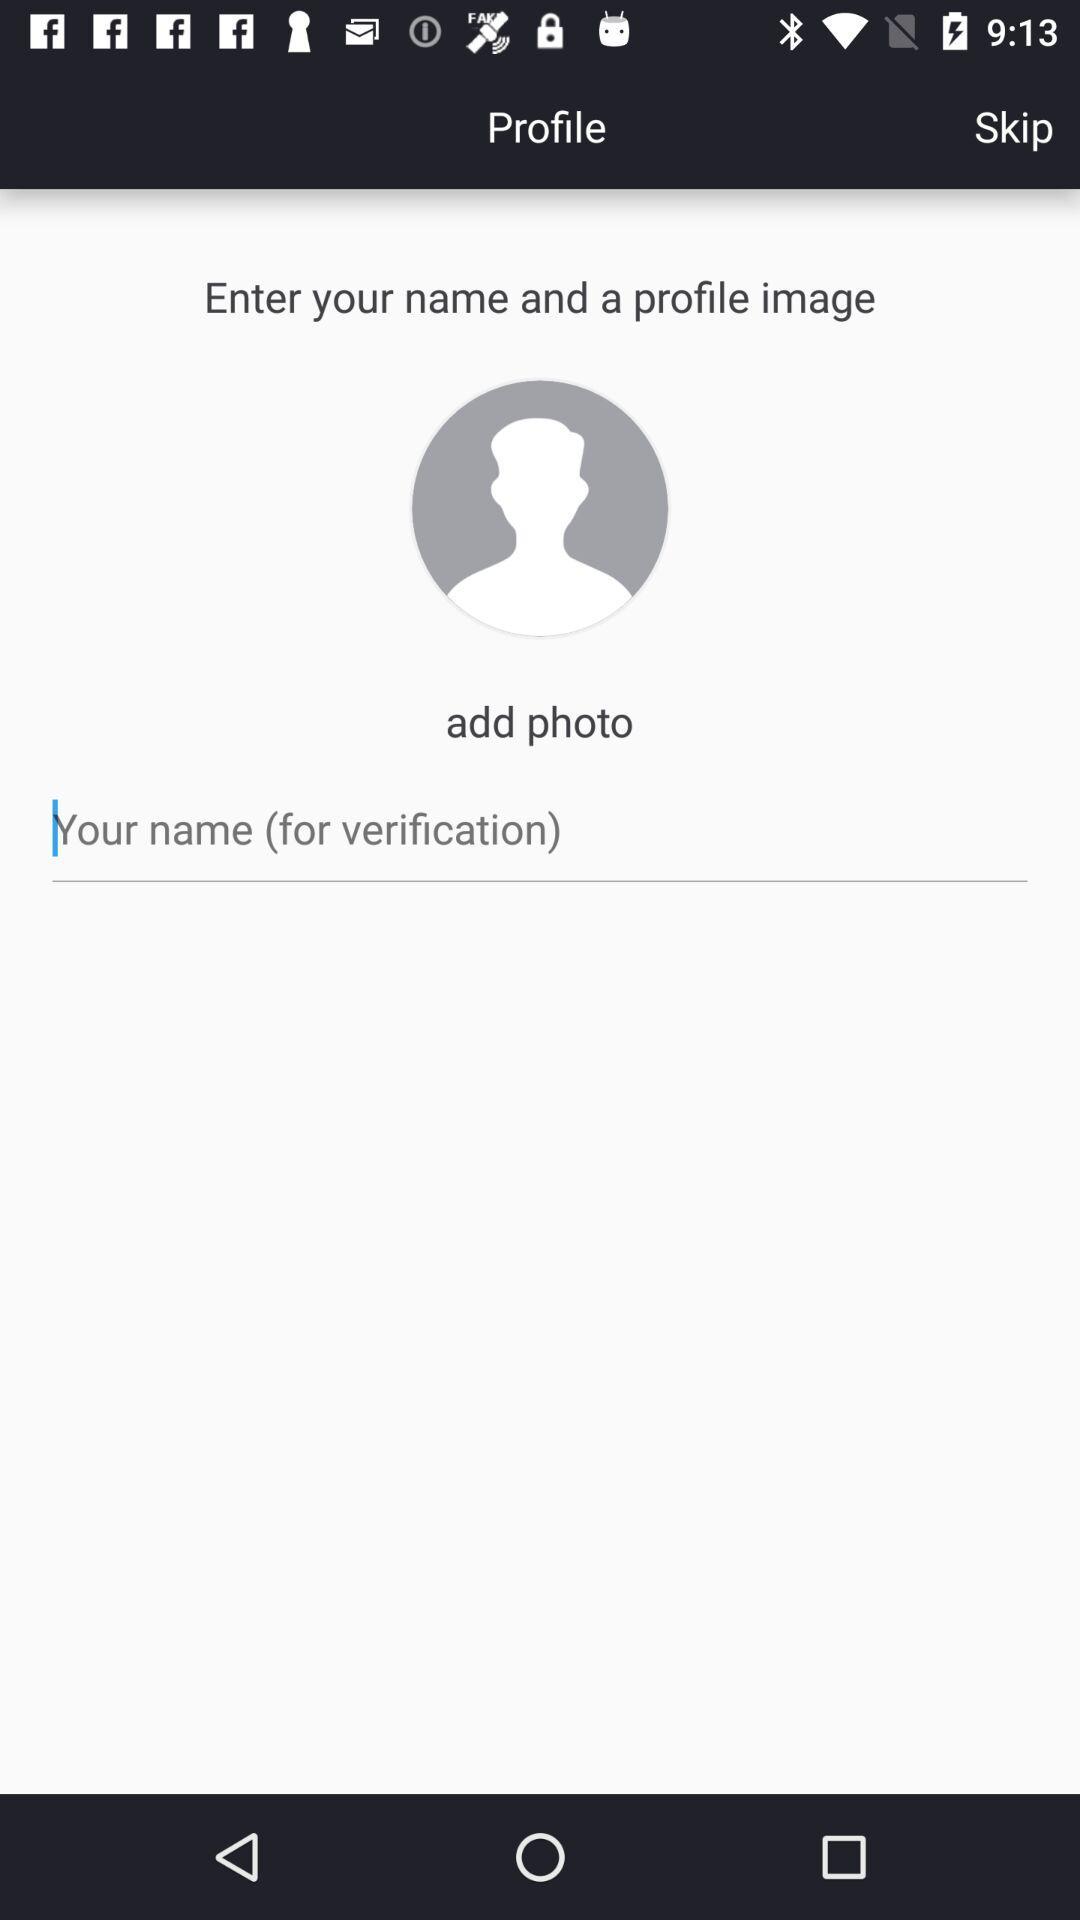 The image size is (1080, 1920). What do you see at coordinates (1014, 124) in the screenshot?
I see `the skip item` at bounding box center [1014, 124].